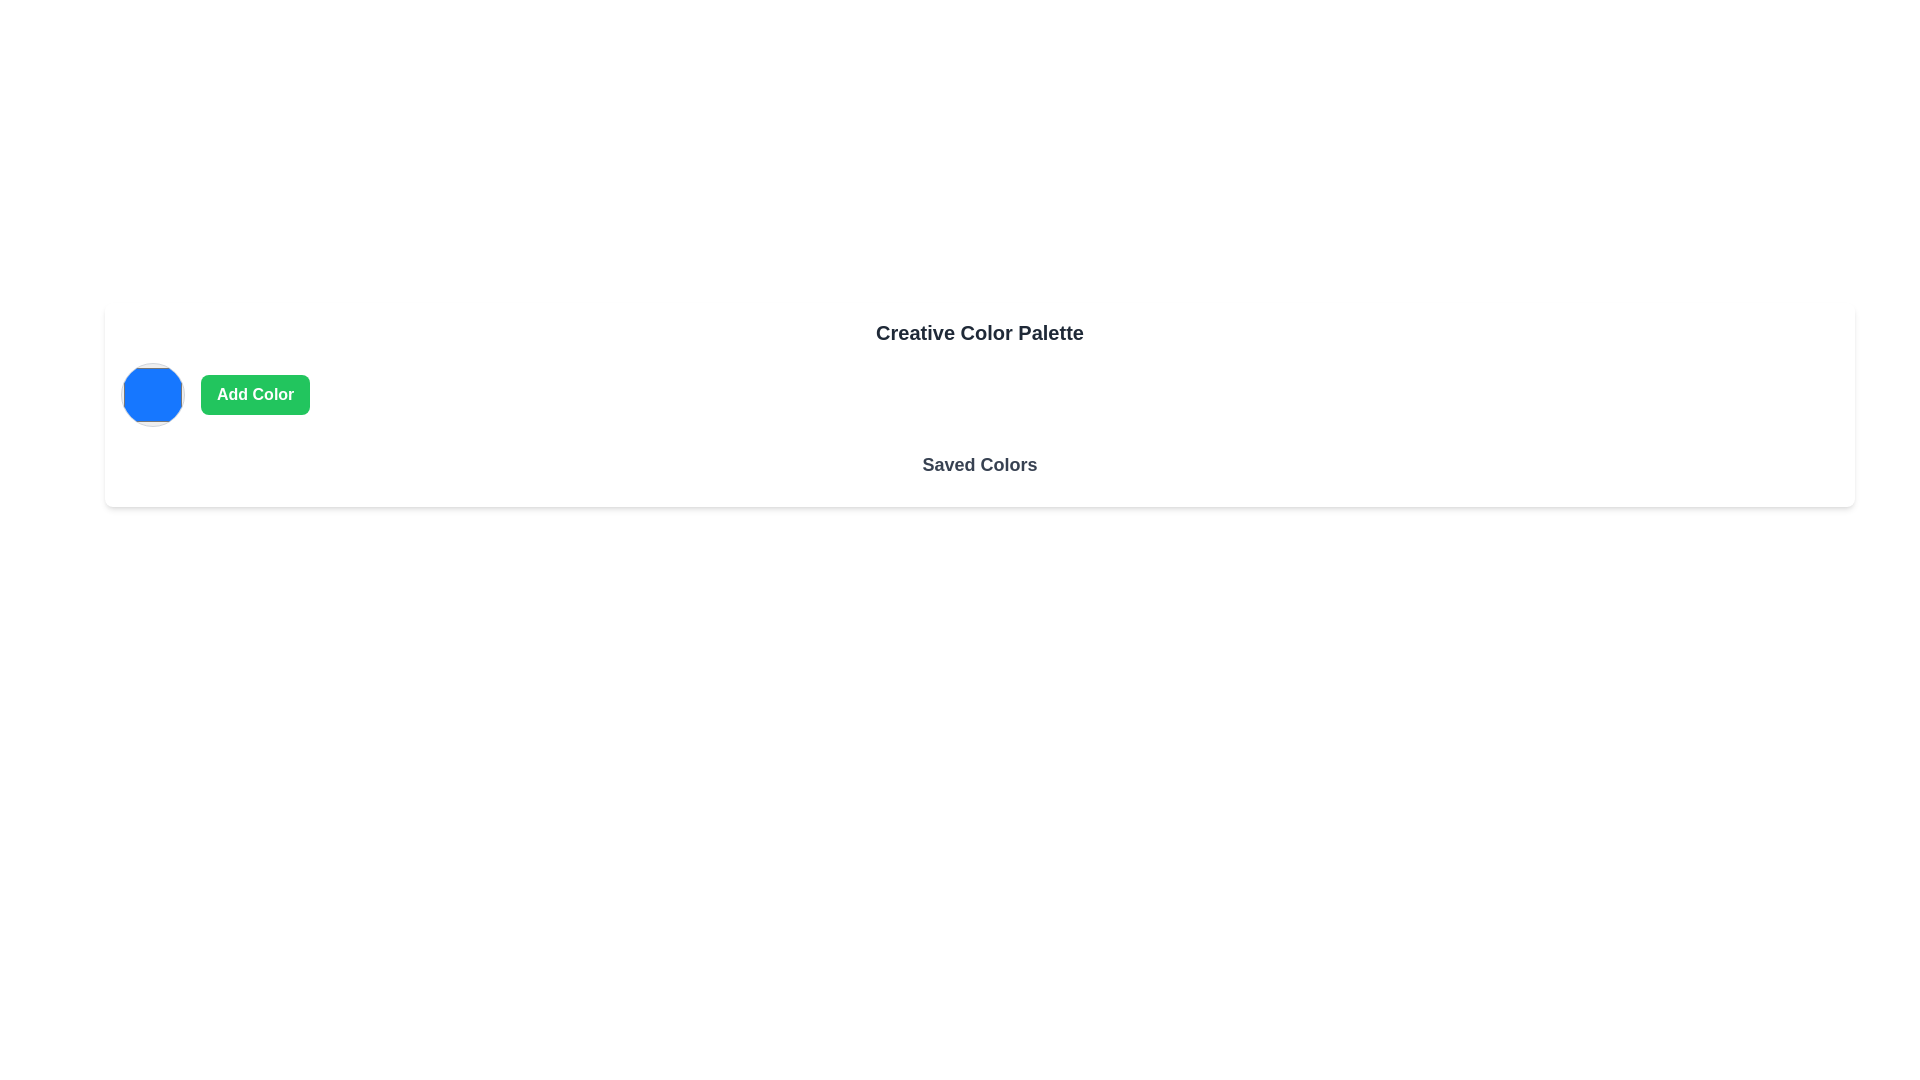 Image resolution: width=1920 pixels, height=1080 pixels. What do you see at coordinates (254, 394) in the screenshot?
I see `the green button with rounded corners that has the white text 'Add Color'` at bounding box center [254, 394].